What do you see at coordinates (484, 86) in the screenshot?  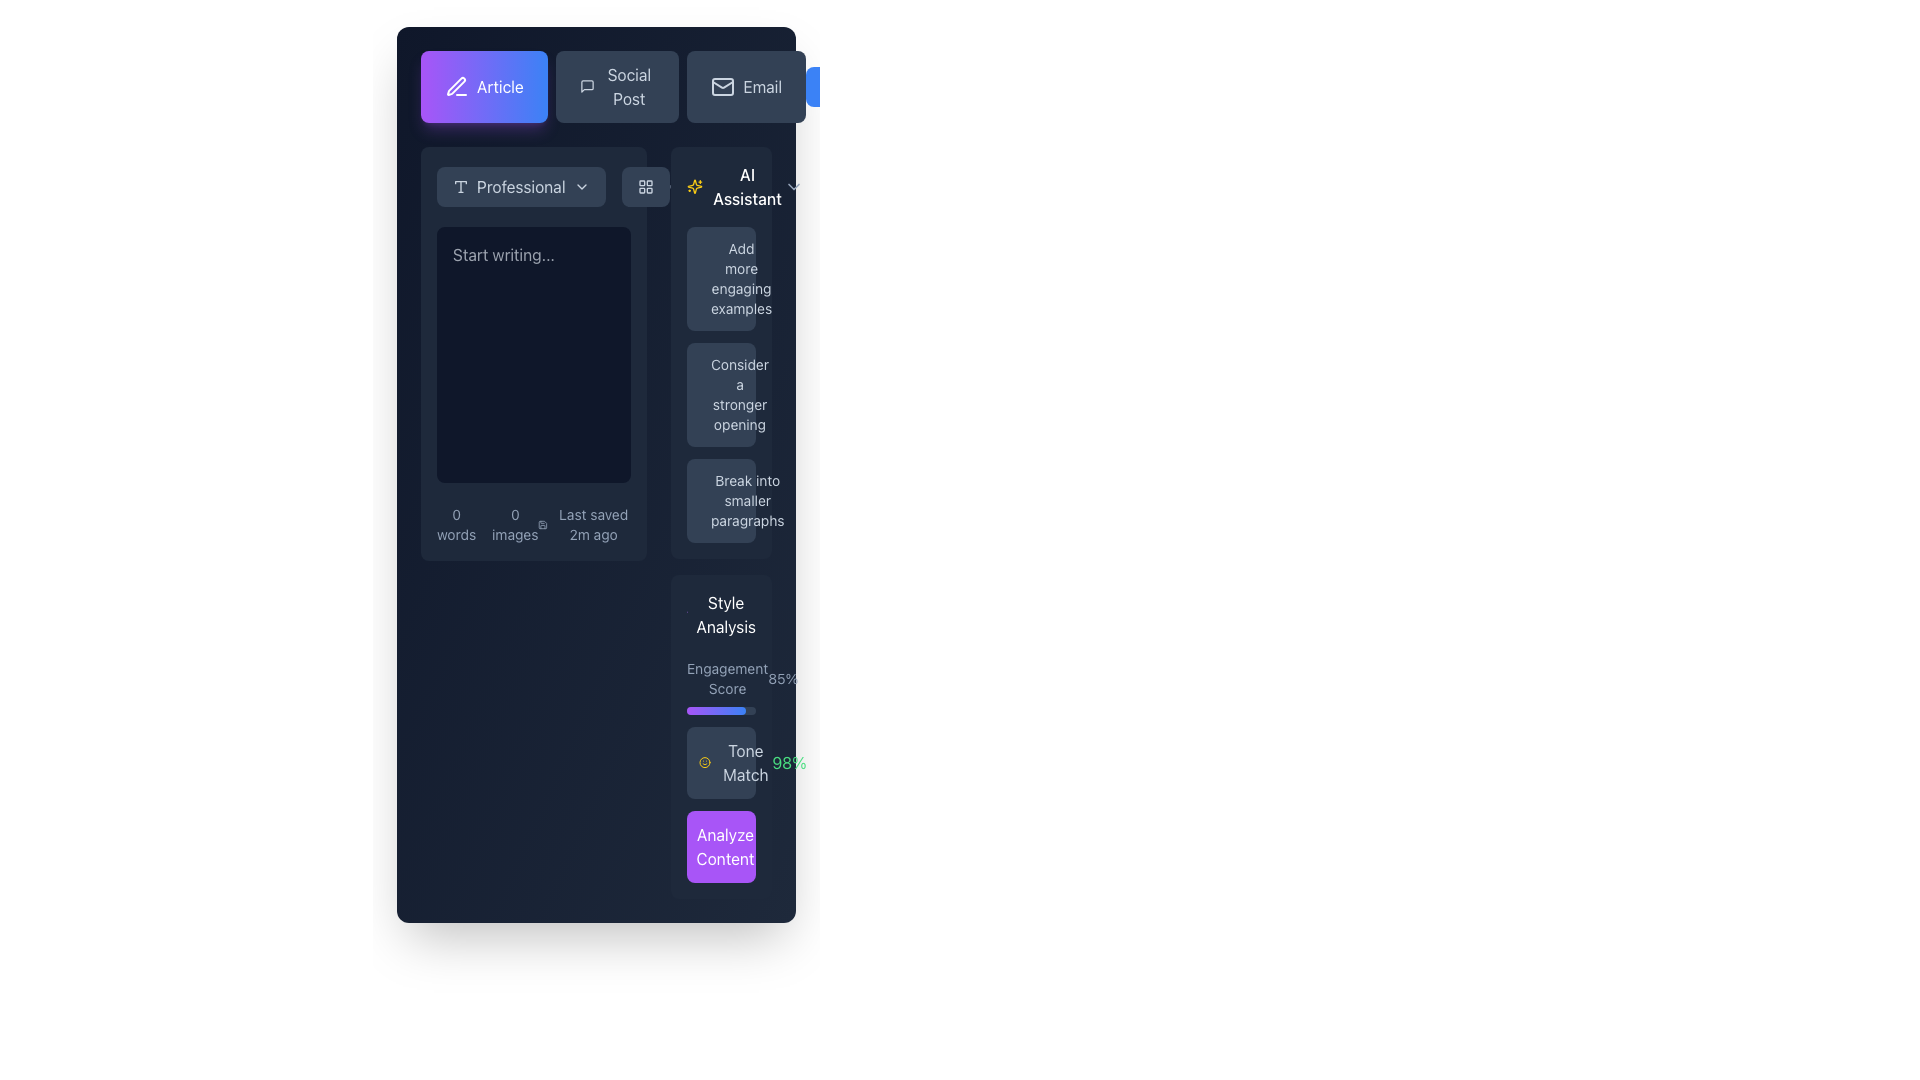 I see `the button used for initiating the creation of an article, located to the left of the 'Social Post' and 'Email' buttons at the top-left corner of the interface to observe any hover effects` at bounding box center [484, 86].